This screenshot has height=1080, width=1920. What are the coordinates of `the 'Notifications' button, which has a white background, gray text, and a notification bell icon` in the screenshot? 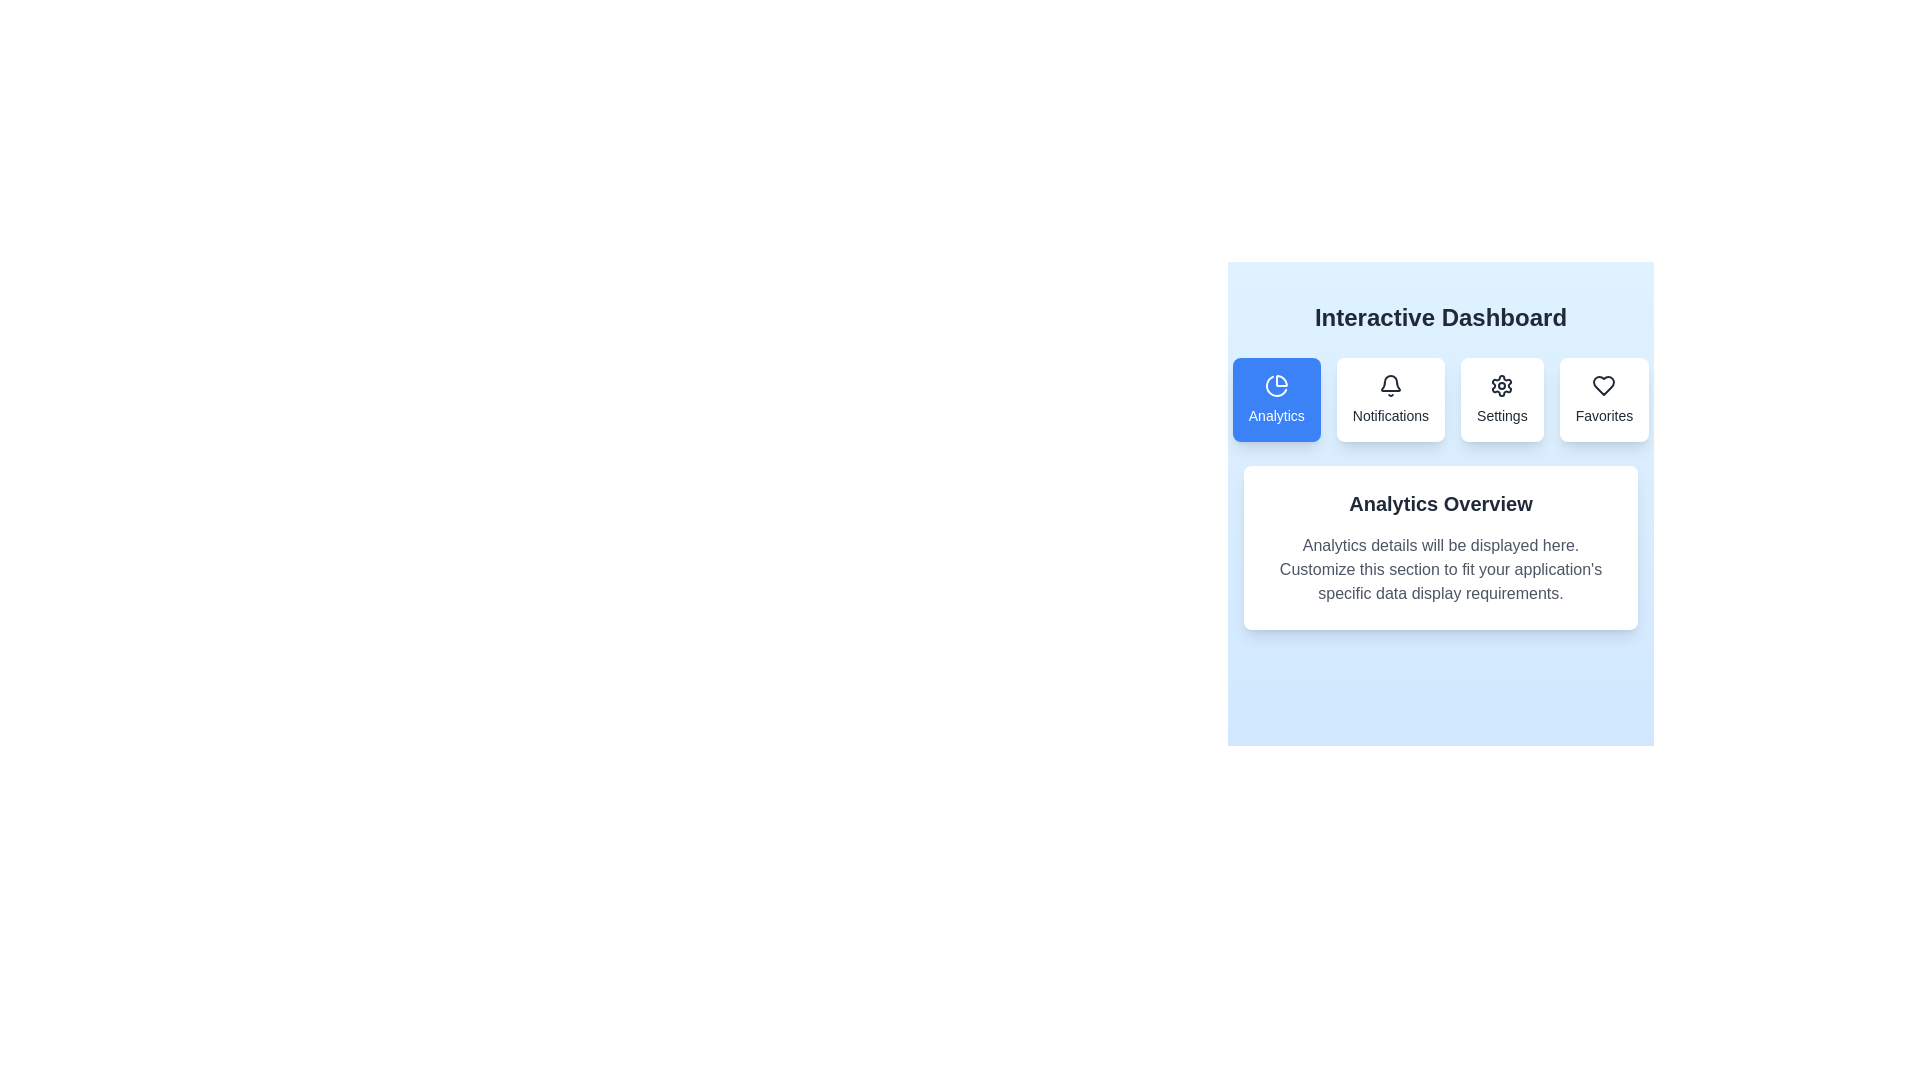 It's located at (1389, 400).